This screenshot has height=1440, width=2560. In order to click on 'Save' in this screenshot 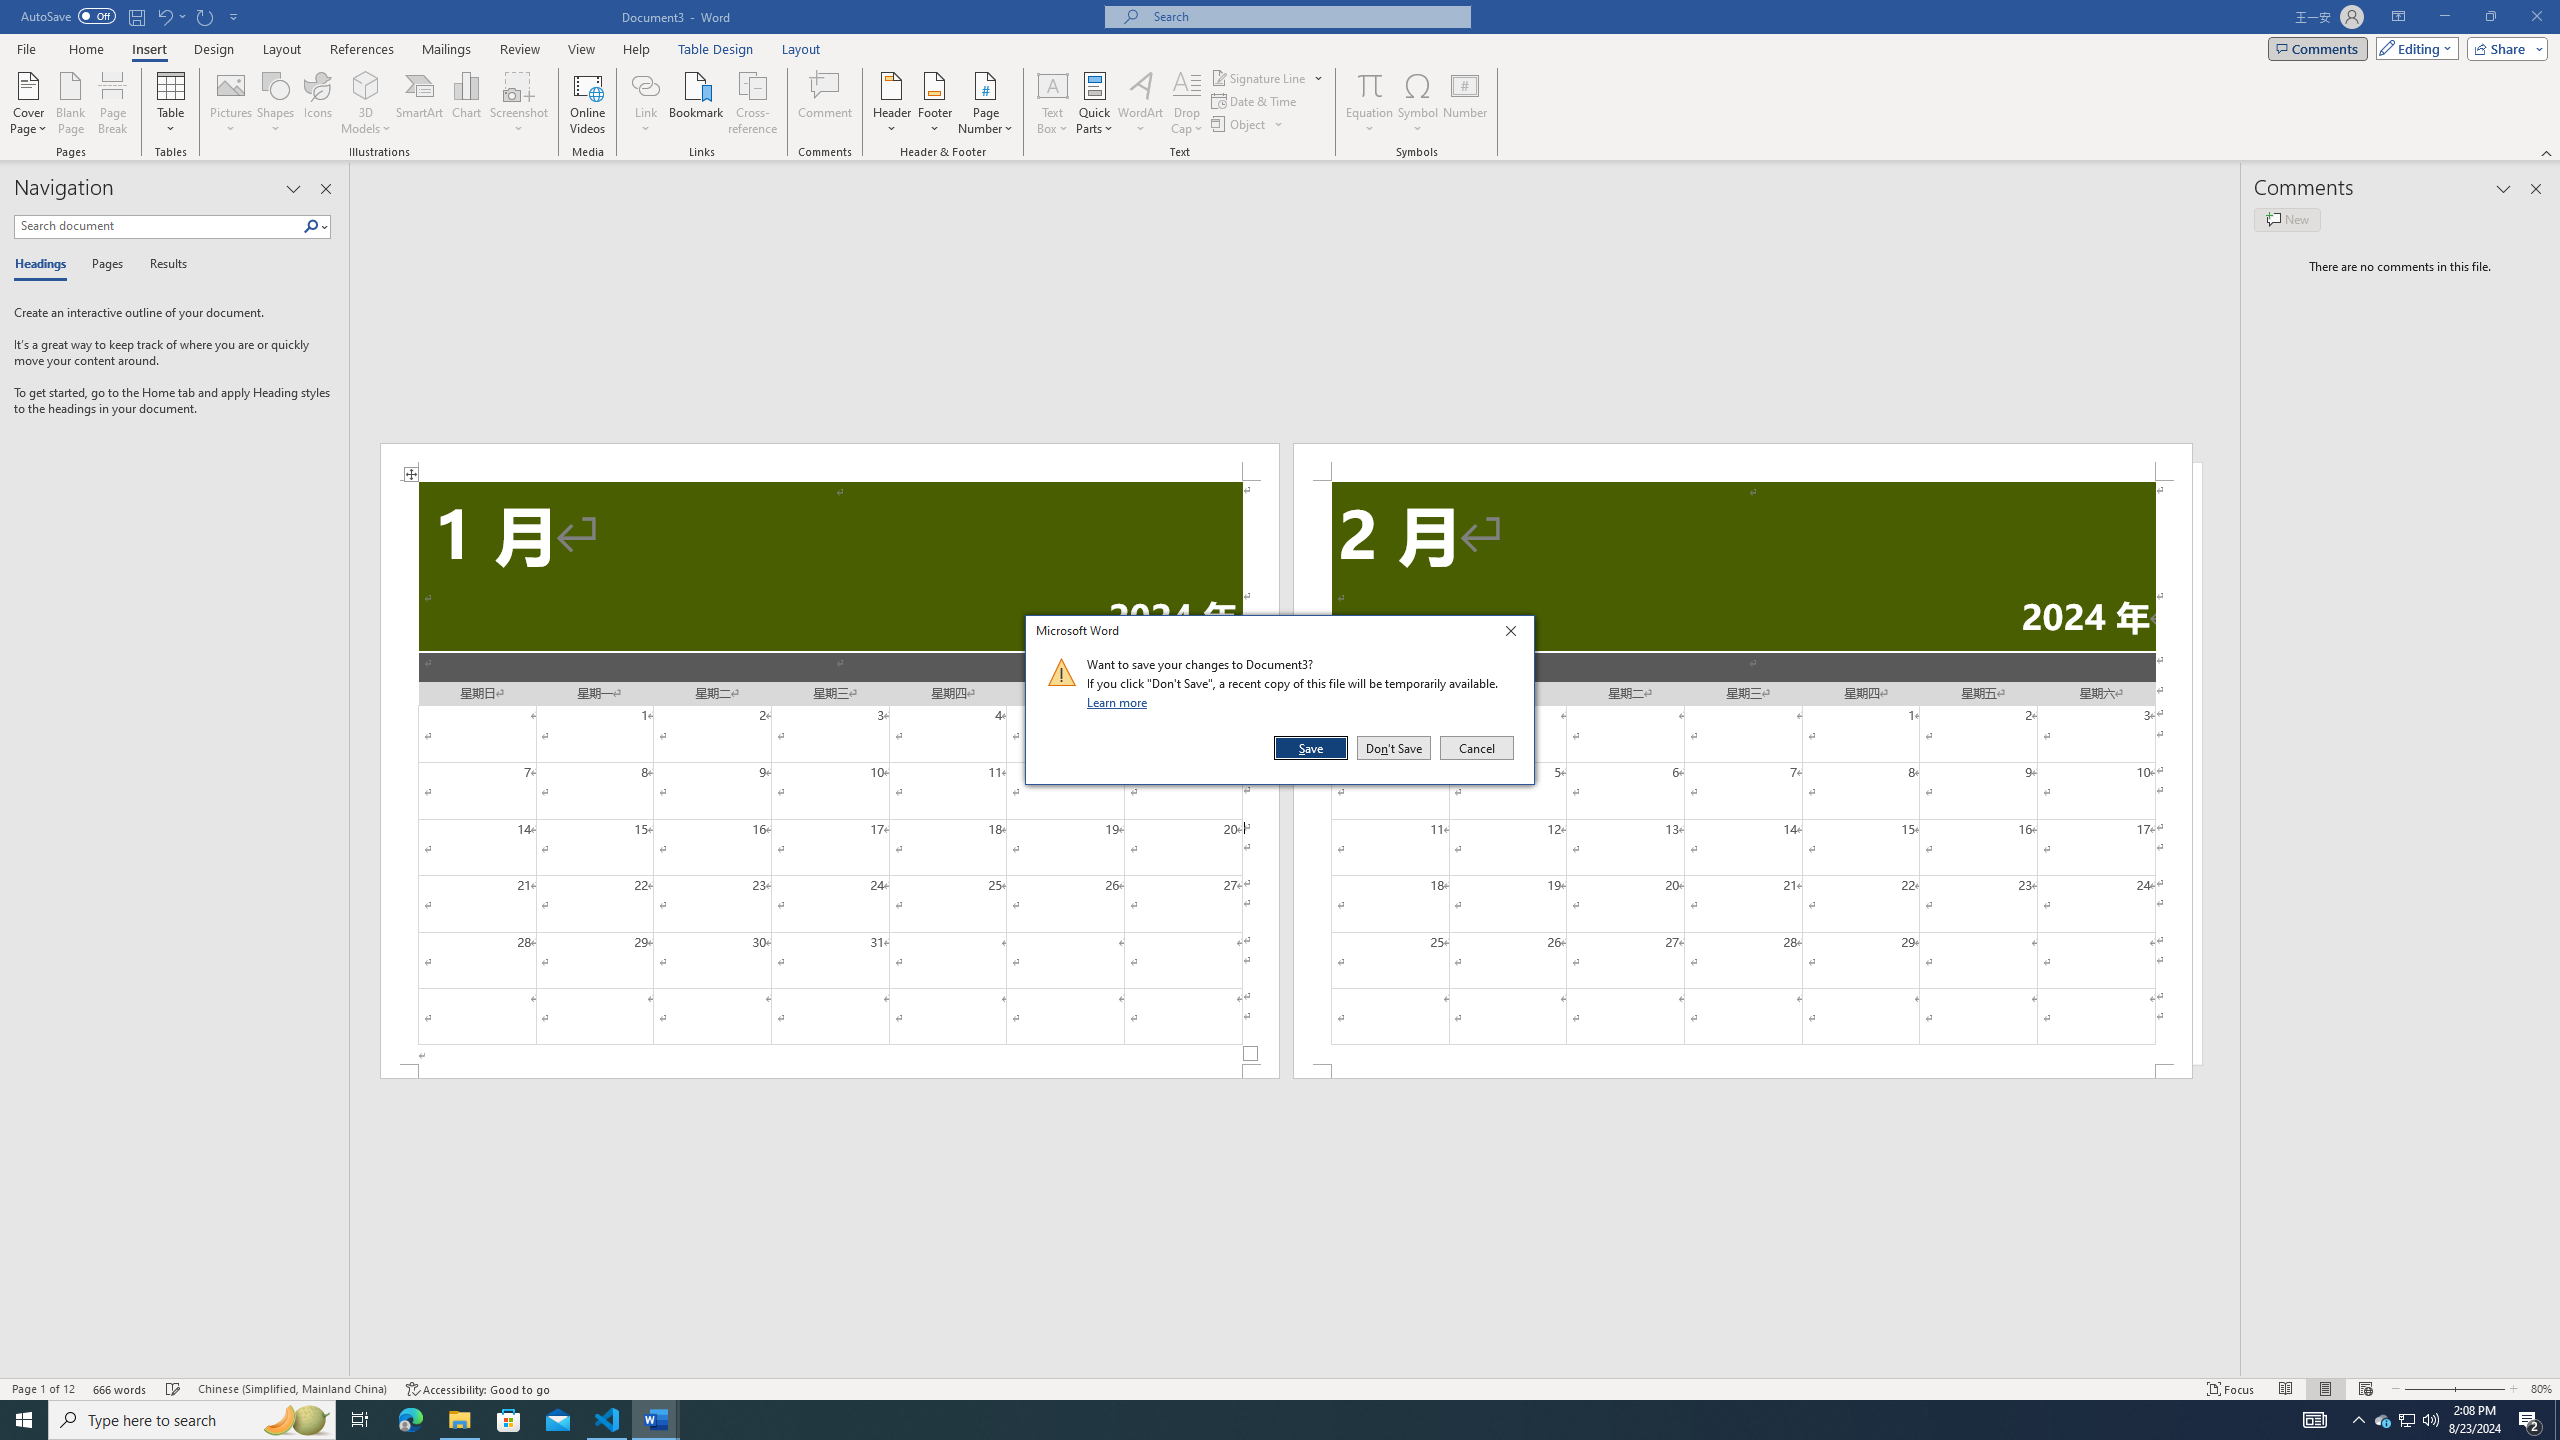, I will do `click(1312, 747)`.